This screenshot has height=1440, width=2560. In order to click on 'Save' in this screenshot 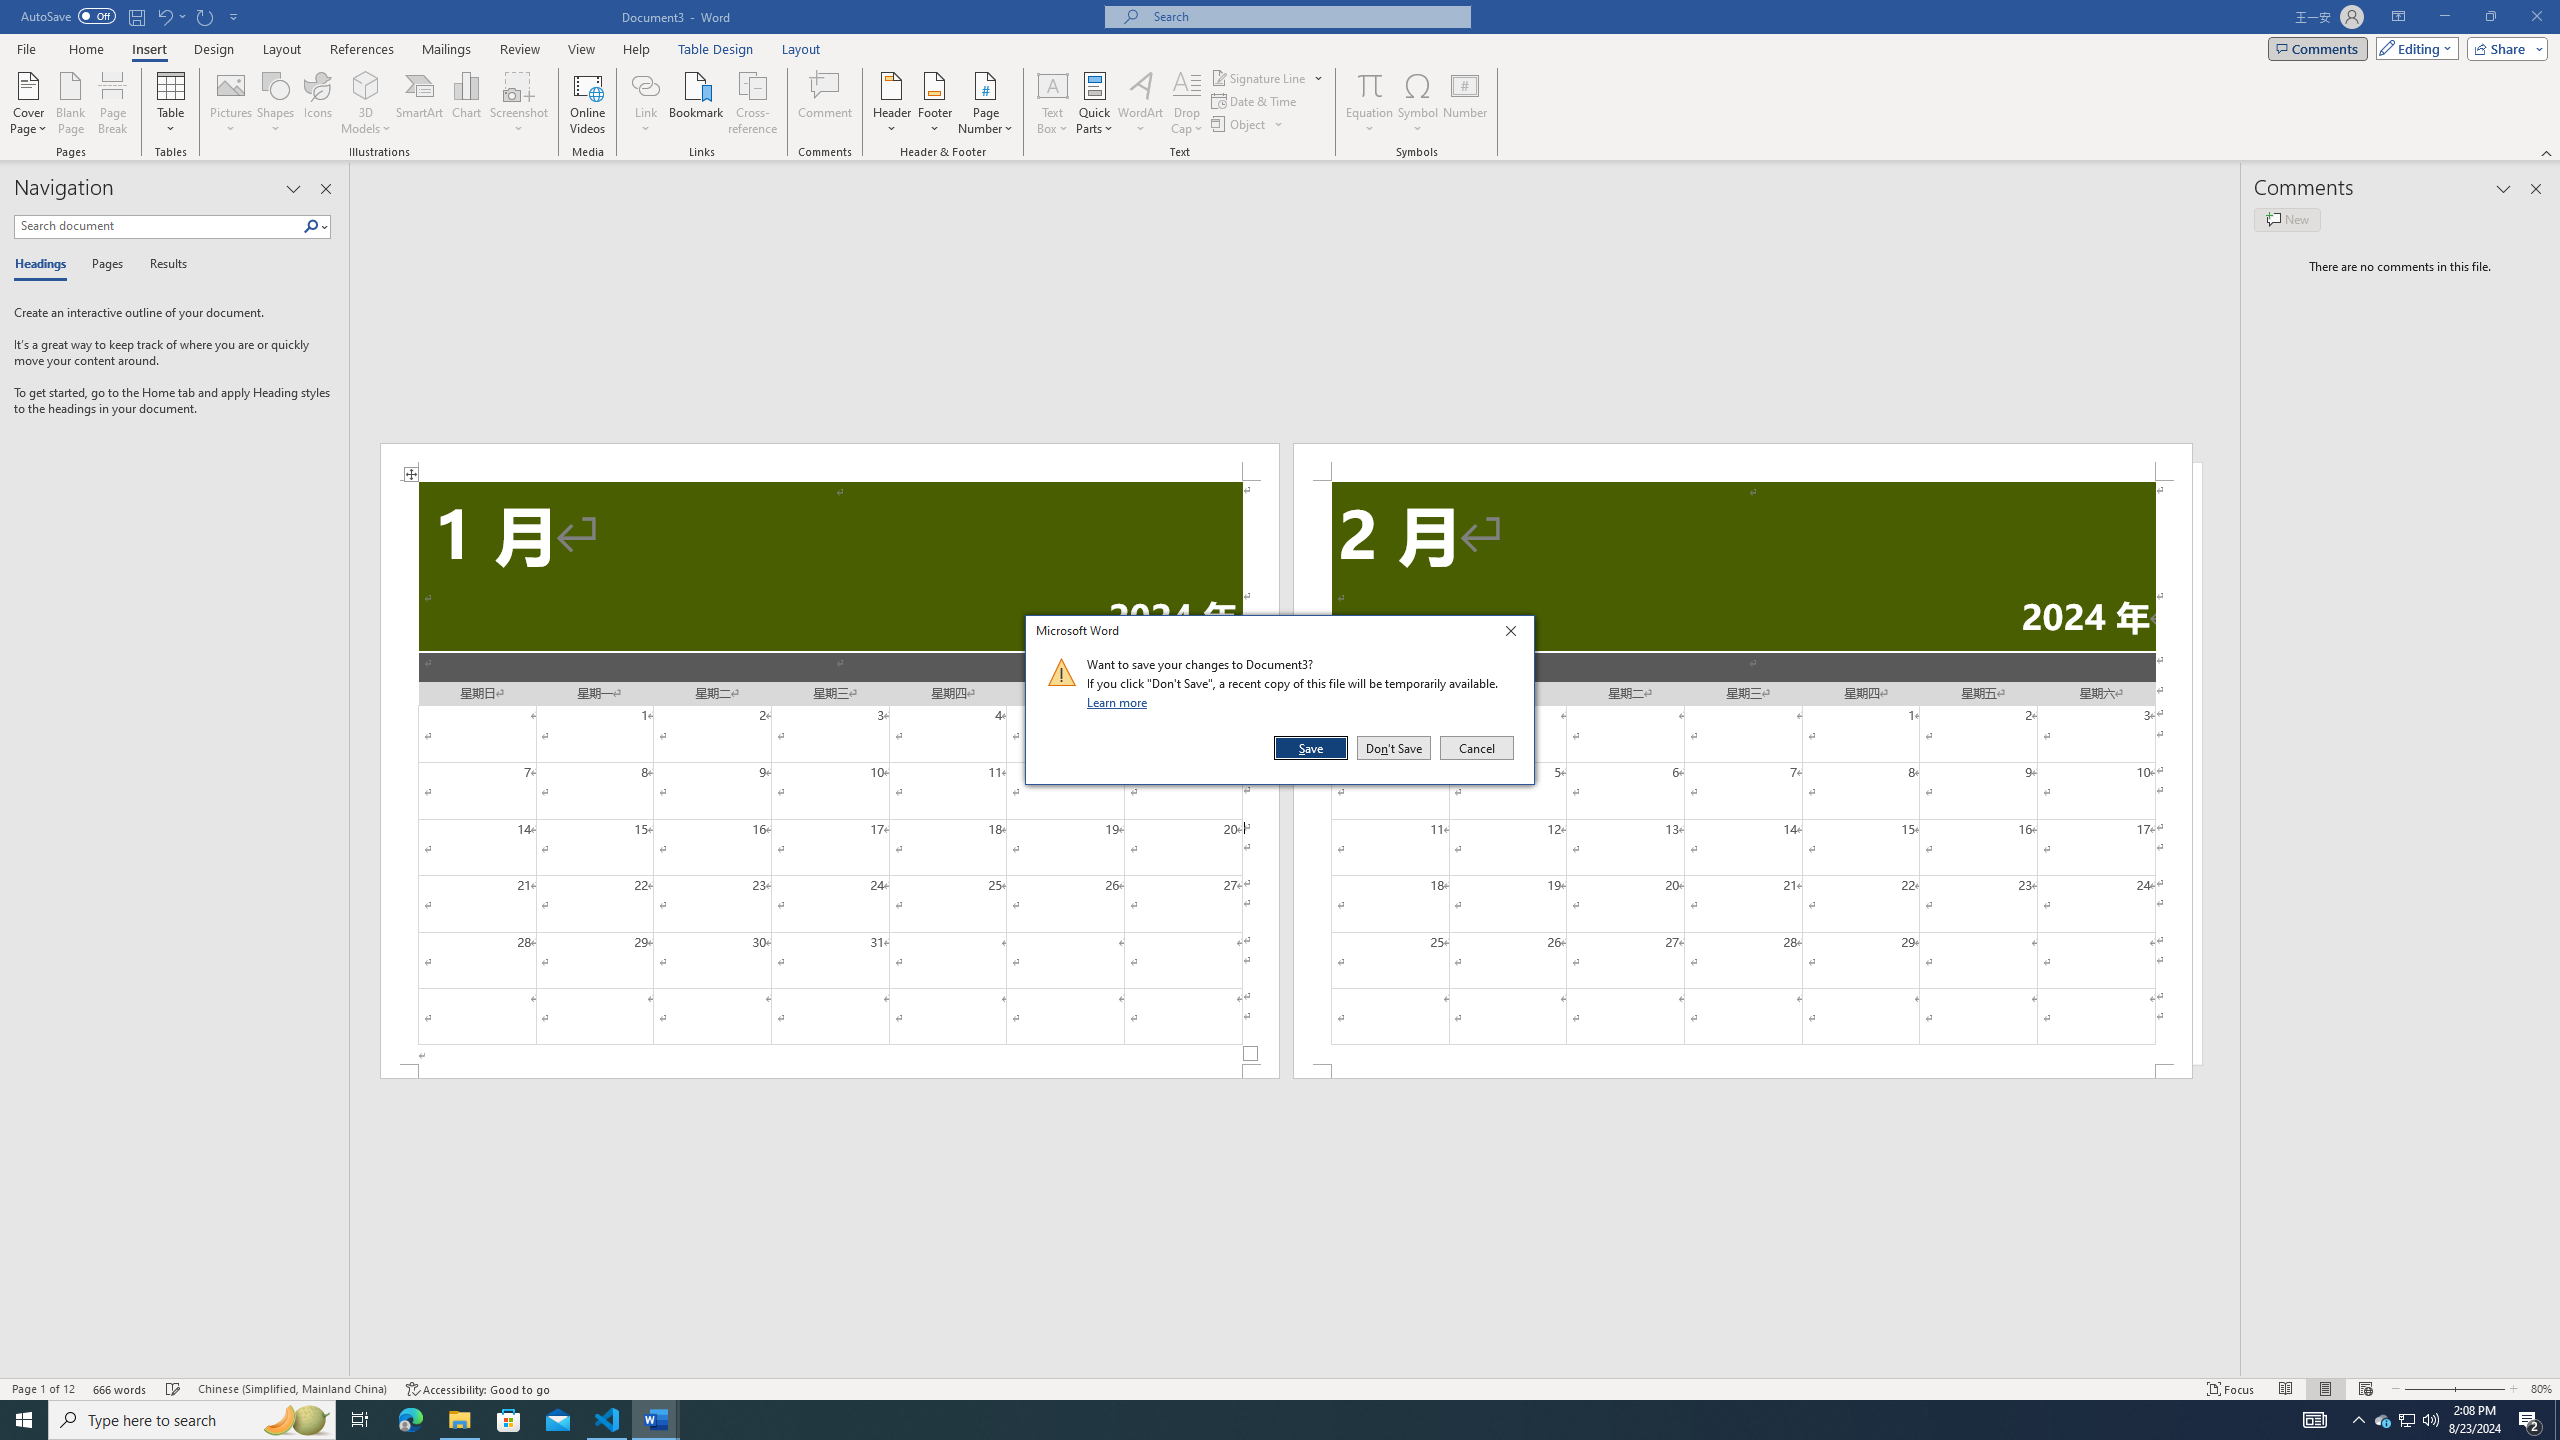, I will do `click(1312, 747)`.